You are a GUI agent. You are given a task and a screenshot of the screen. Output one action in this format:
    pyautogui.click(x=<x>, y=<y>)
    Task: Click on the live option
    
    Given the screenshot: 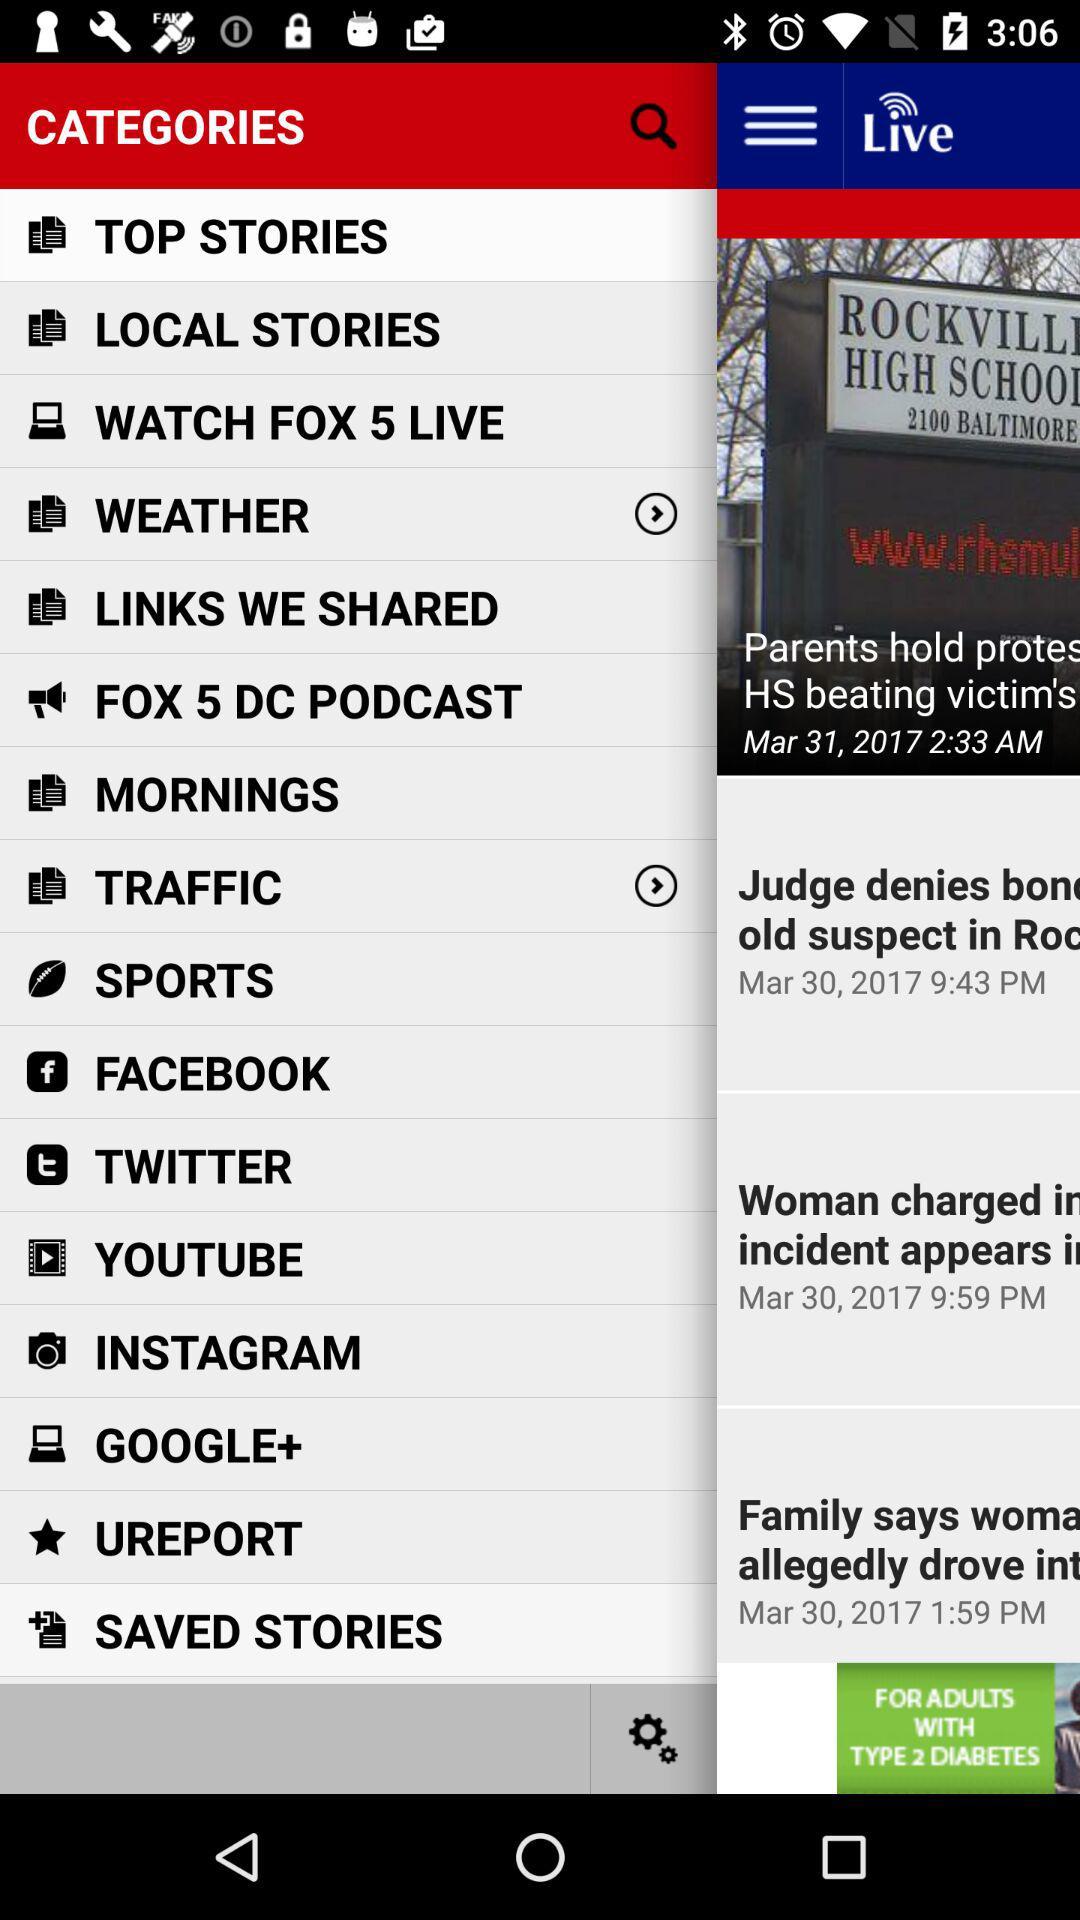 What is the action you would take?
    pyautogui.click(x=906, y=124)
    